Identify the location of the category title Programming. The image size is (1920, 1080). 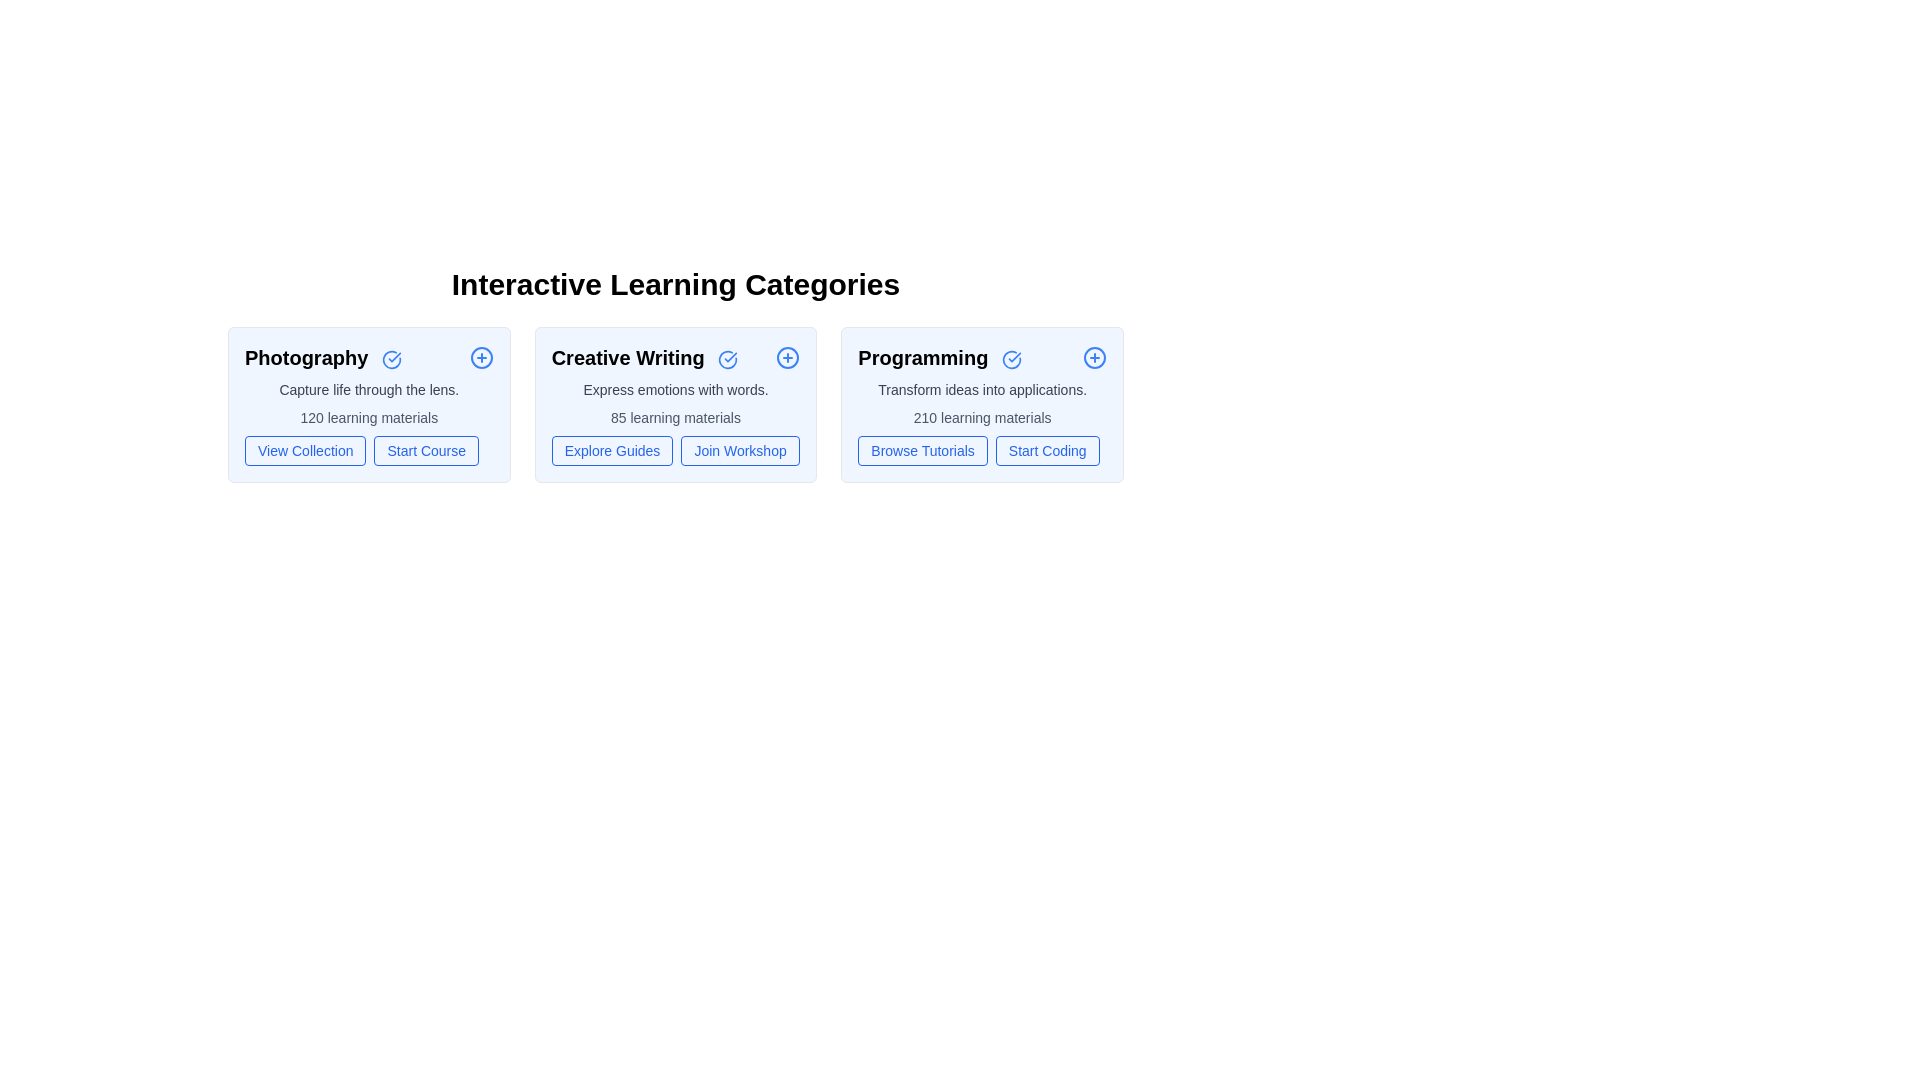
(939, 357).